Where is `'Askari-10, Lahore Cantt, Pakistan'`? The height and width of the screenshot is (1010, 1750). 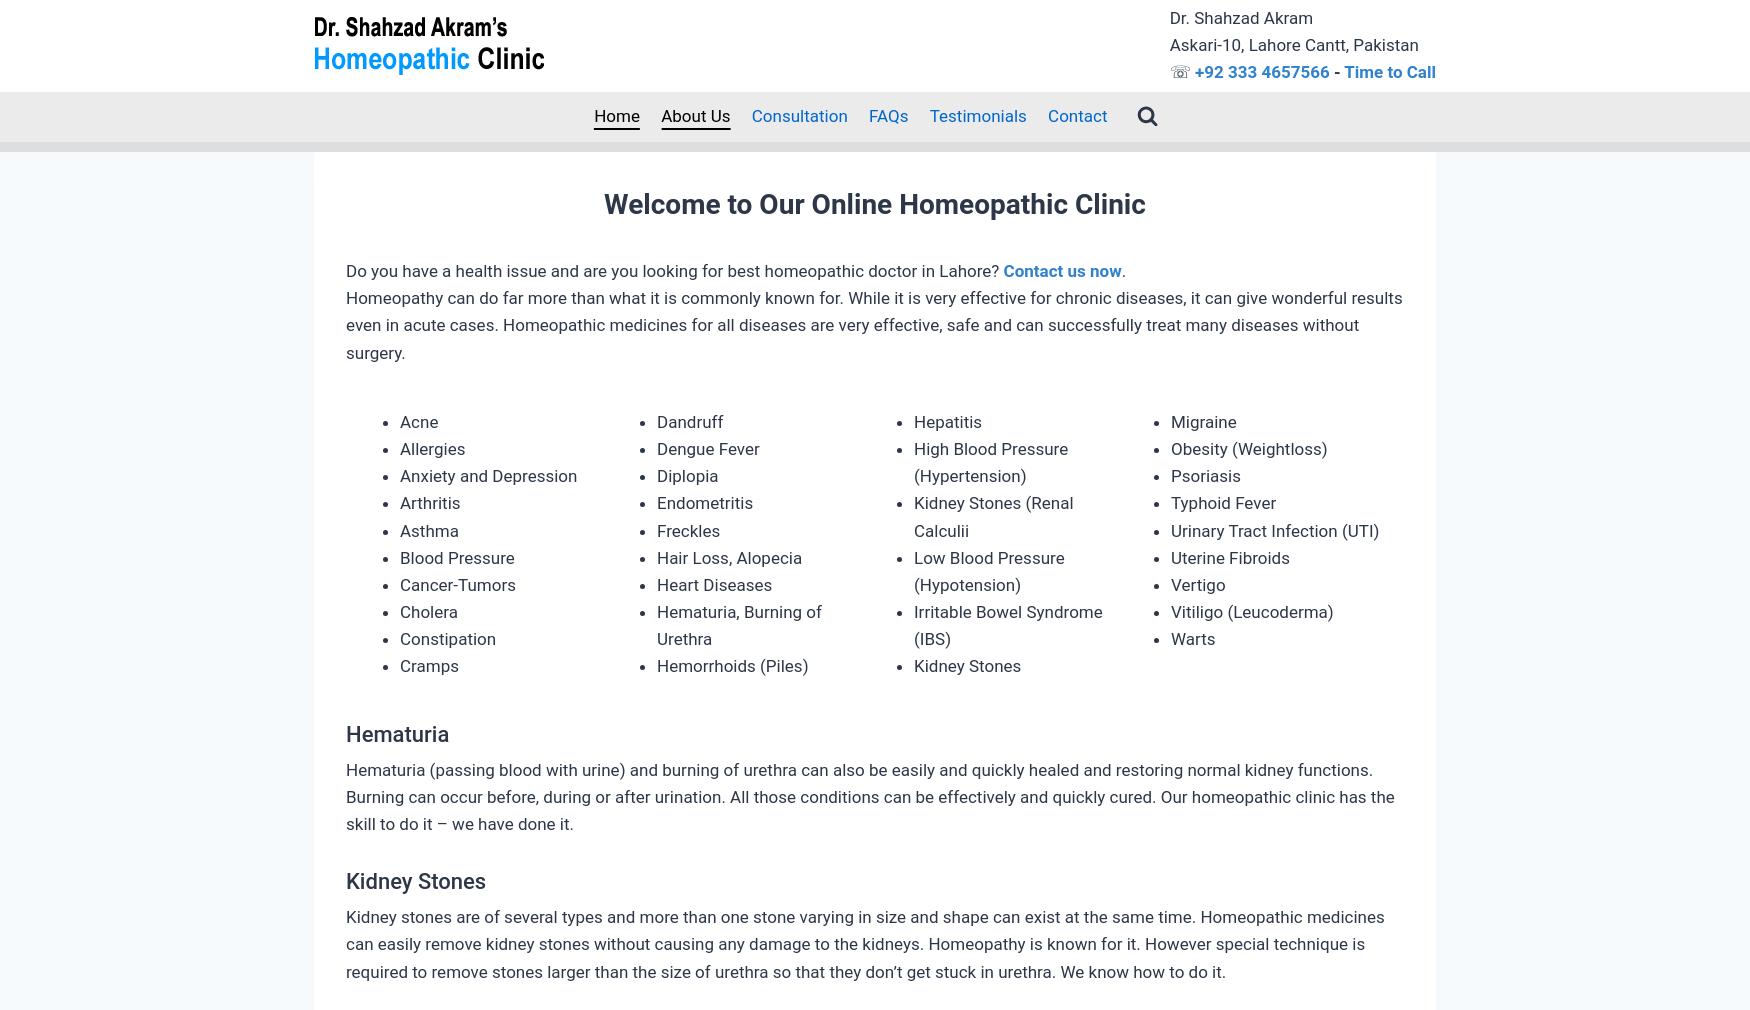 'Askari-10, Lahore Cantt, Pakistan' is located at coordinates (1168, 44).